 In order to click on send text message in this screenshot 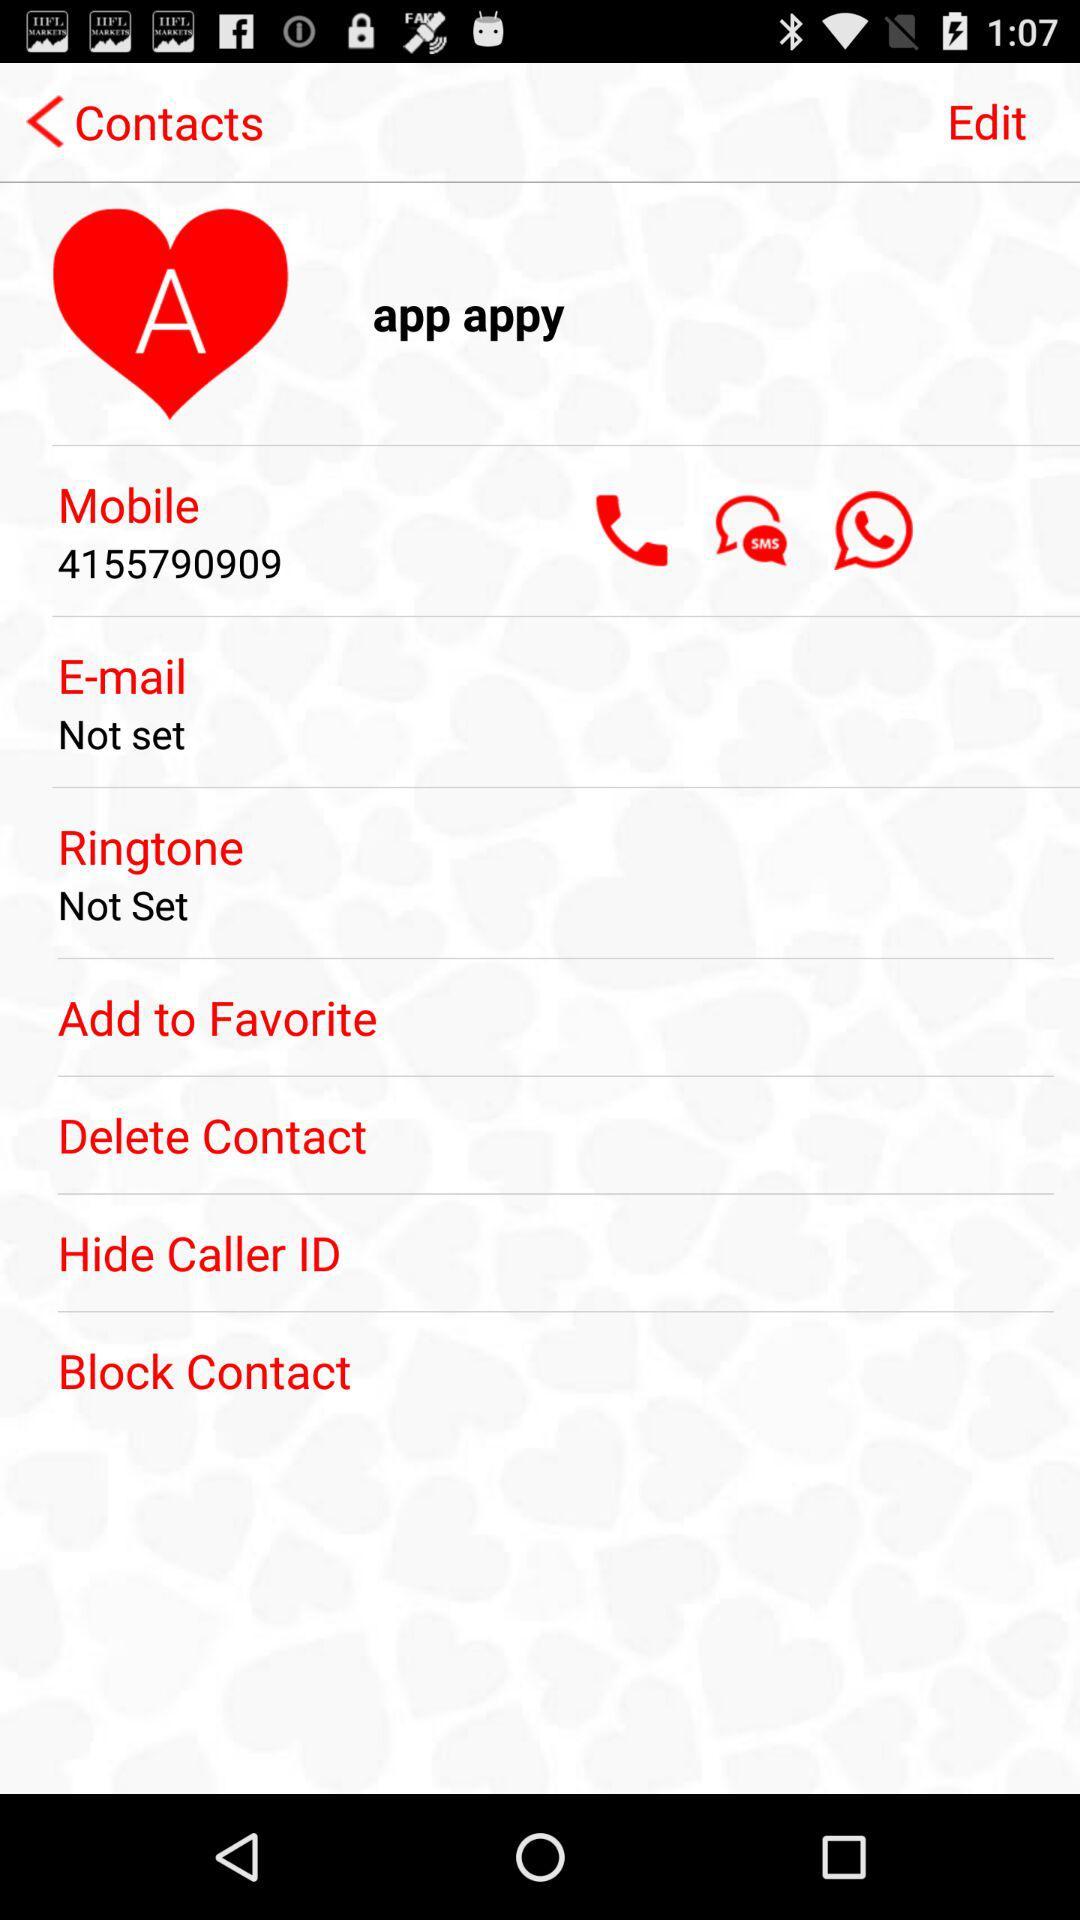, I will do `click(752, 530)`.